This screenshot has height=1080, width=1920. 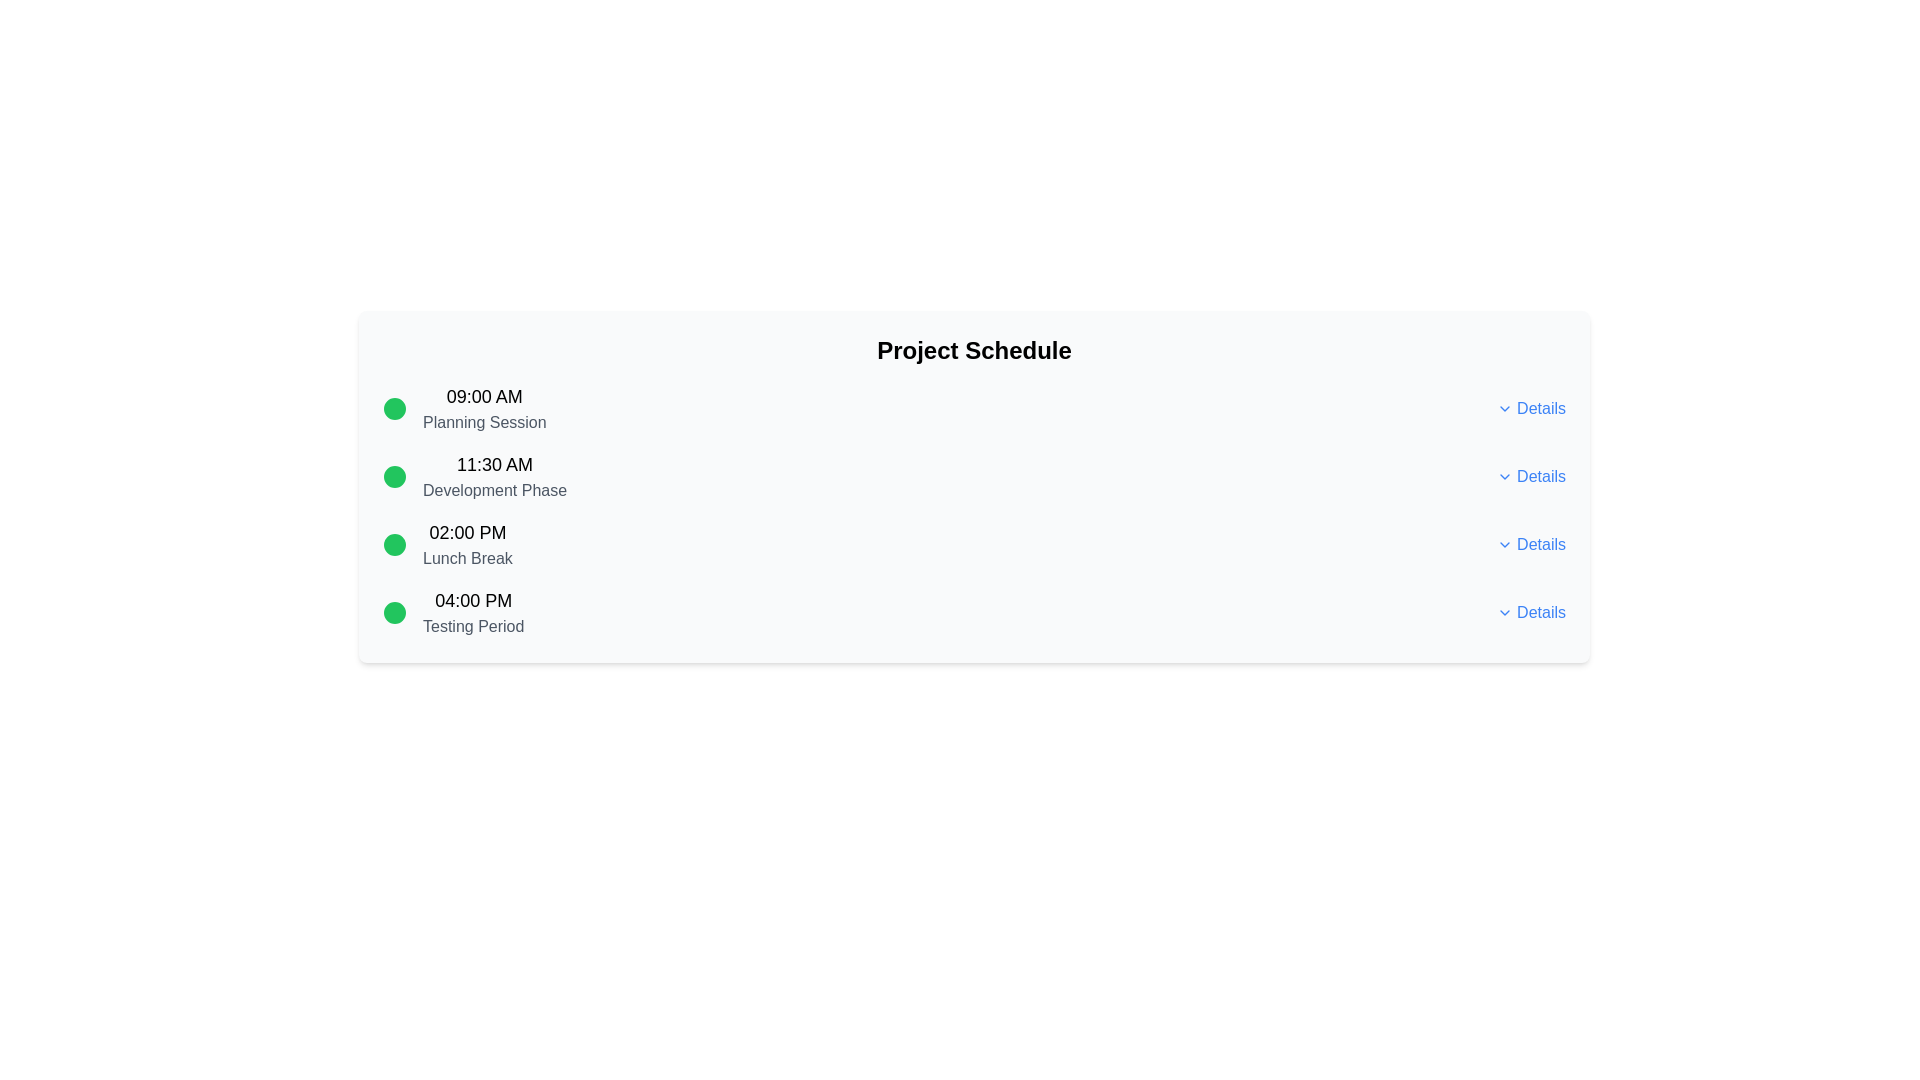 I want to click on the downward-pointing chevron icon located next to the text 'Details' in the first row of the list, so click(x=1505, y=407).